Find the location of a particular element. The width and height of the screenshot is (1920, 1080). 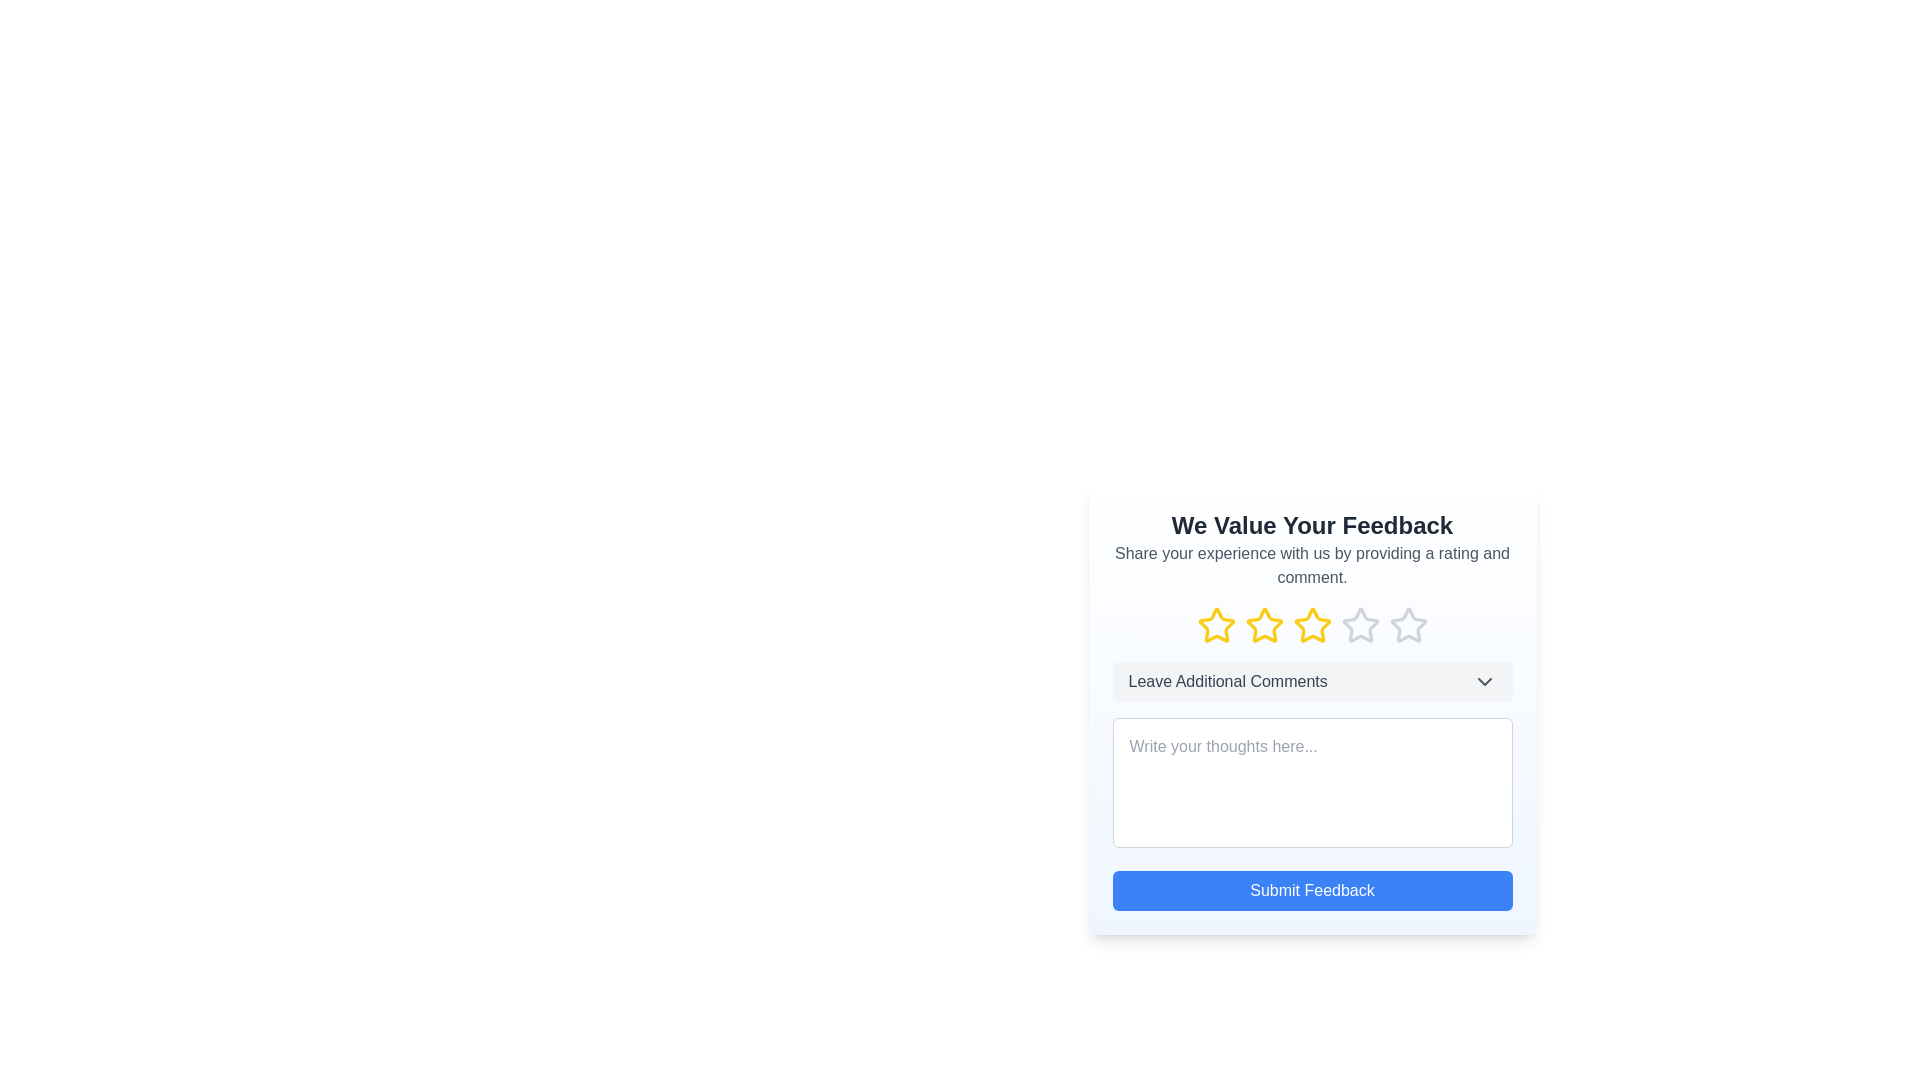

the header element with bold, extra-large text that reads 'We Value Your Feedback', located at the top of the feedback form interface is located at coordinates (1312, 524).